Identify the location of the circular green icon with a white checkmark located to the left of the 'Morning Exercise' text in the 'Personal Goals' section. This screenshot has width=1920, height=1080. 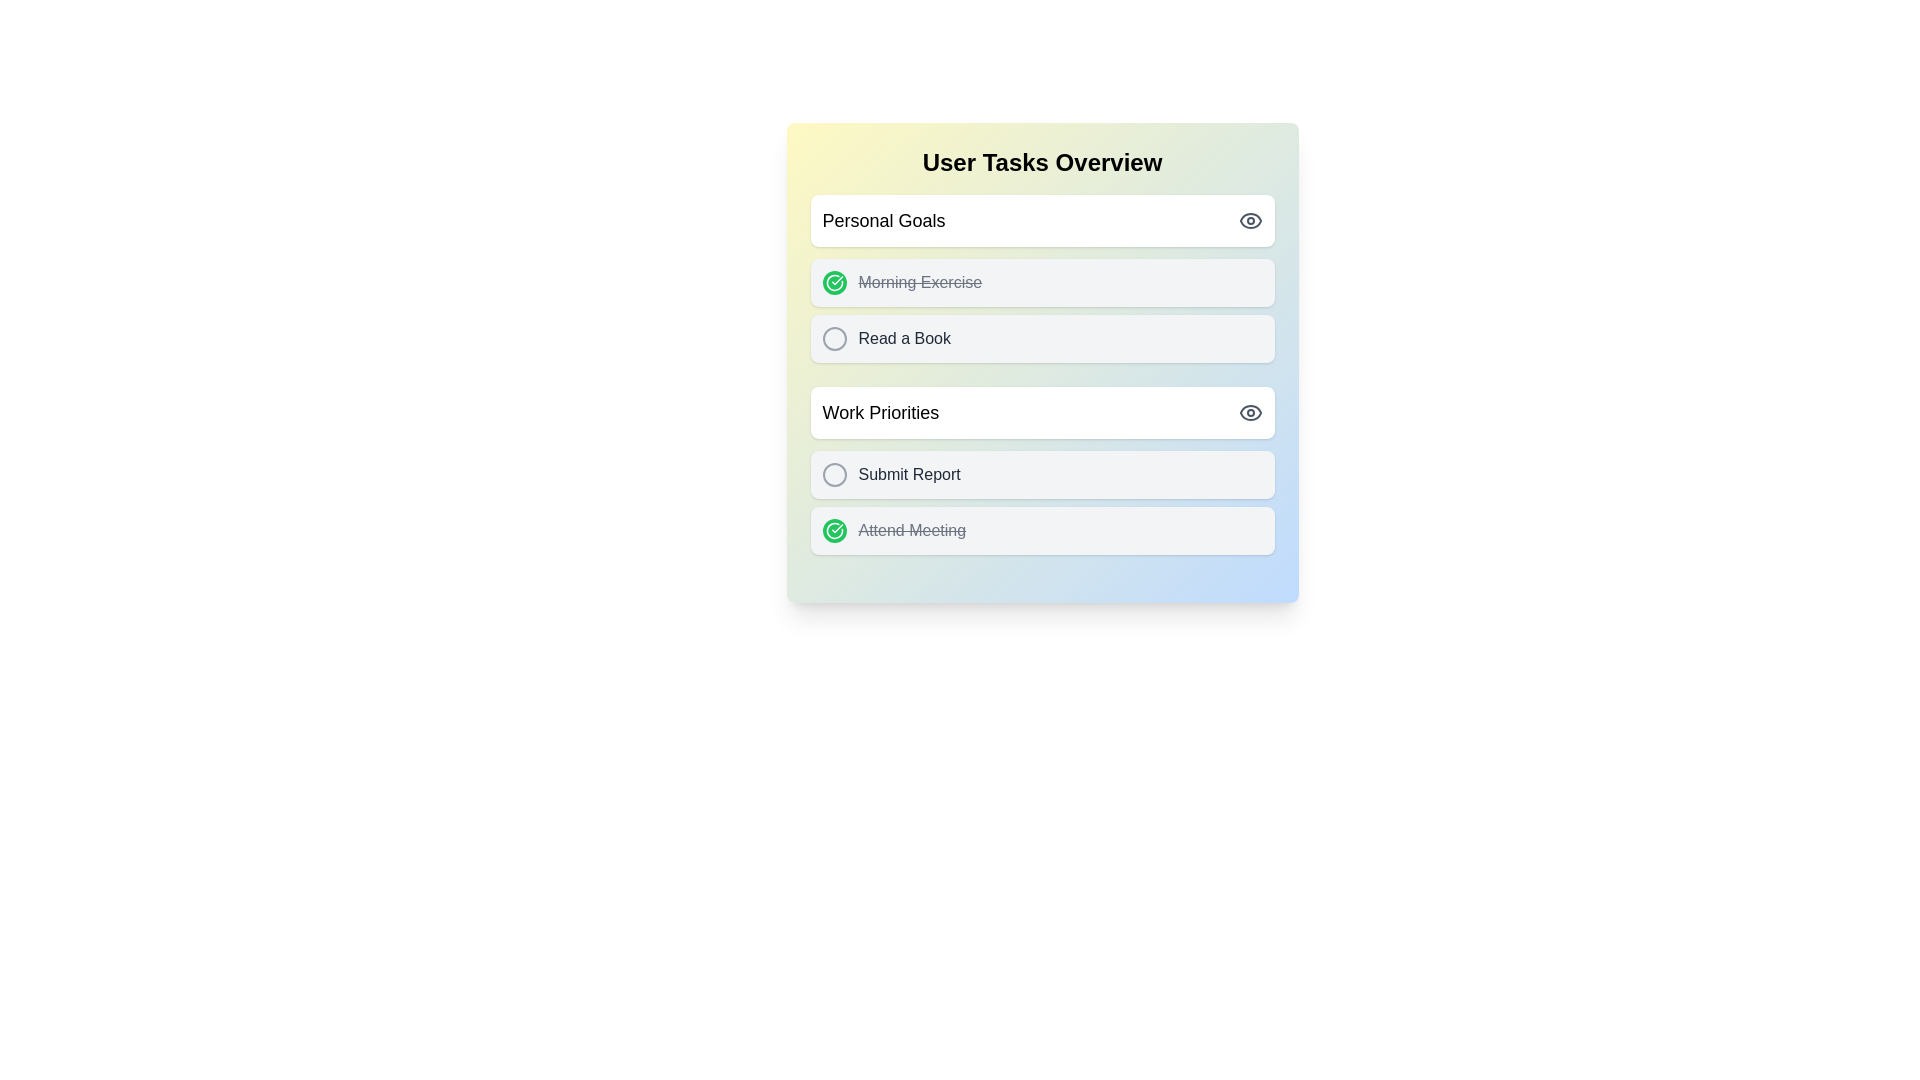
(834, 282).